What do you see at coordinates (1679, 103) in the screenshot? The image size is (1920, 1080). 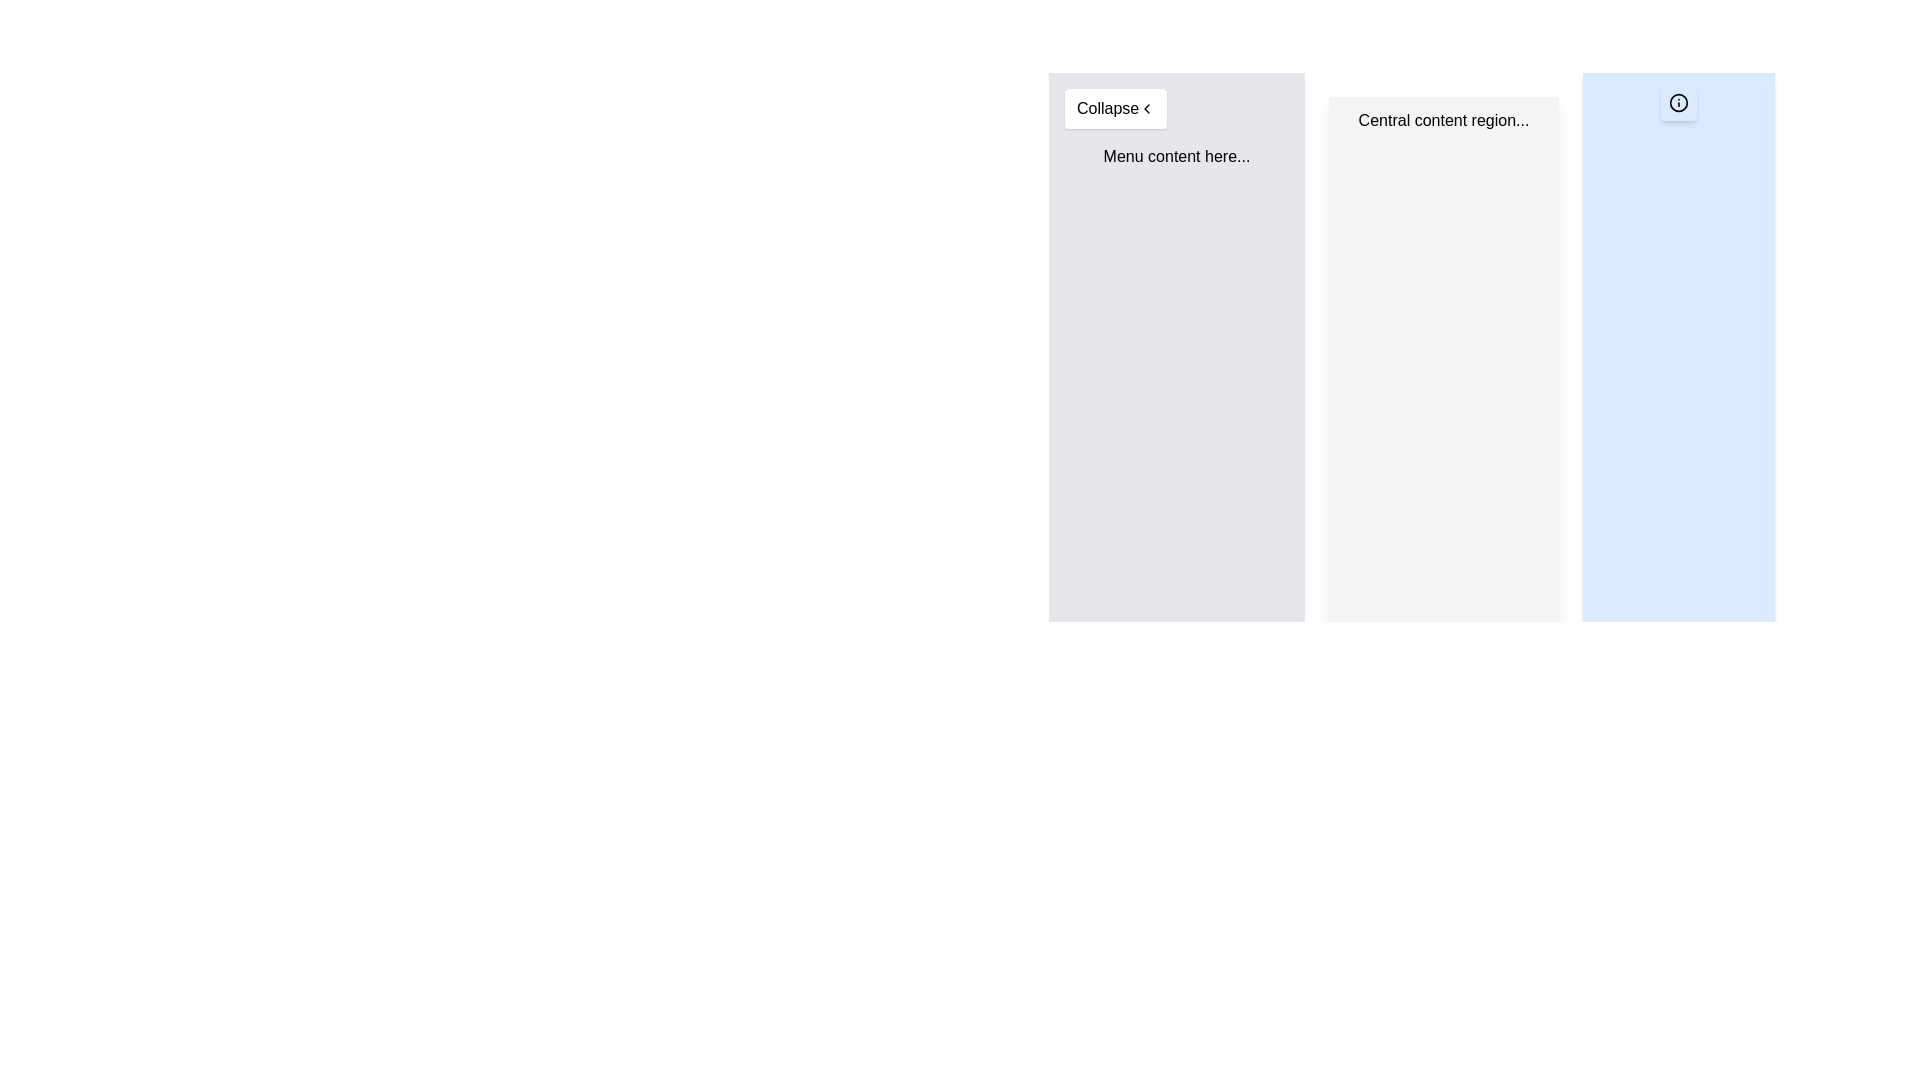 I see `the circular SVG graphic with a black border and light blue interior located at the top-right corner of the interface section` at bounding box center [1679, 103].